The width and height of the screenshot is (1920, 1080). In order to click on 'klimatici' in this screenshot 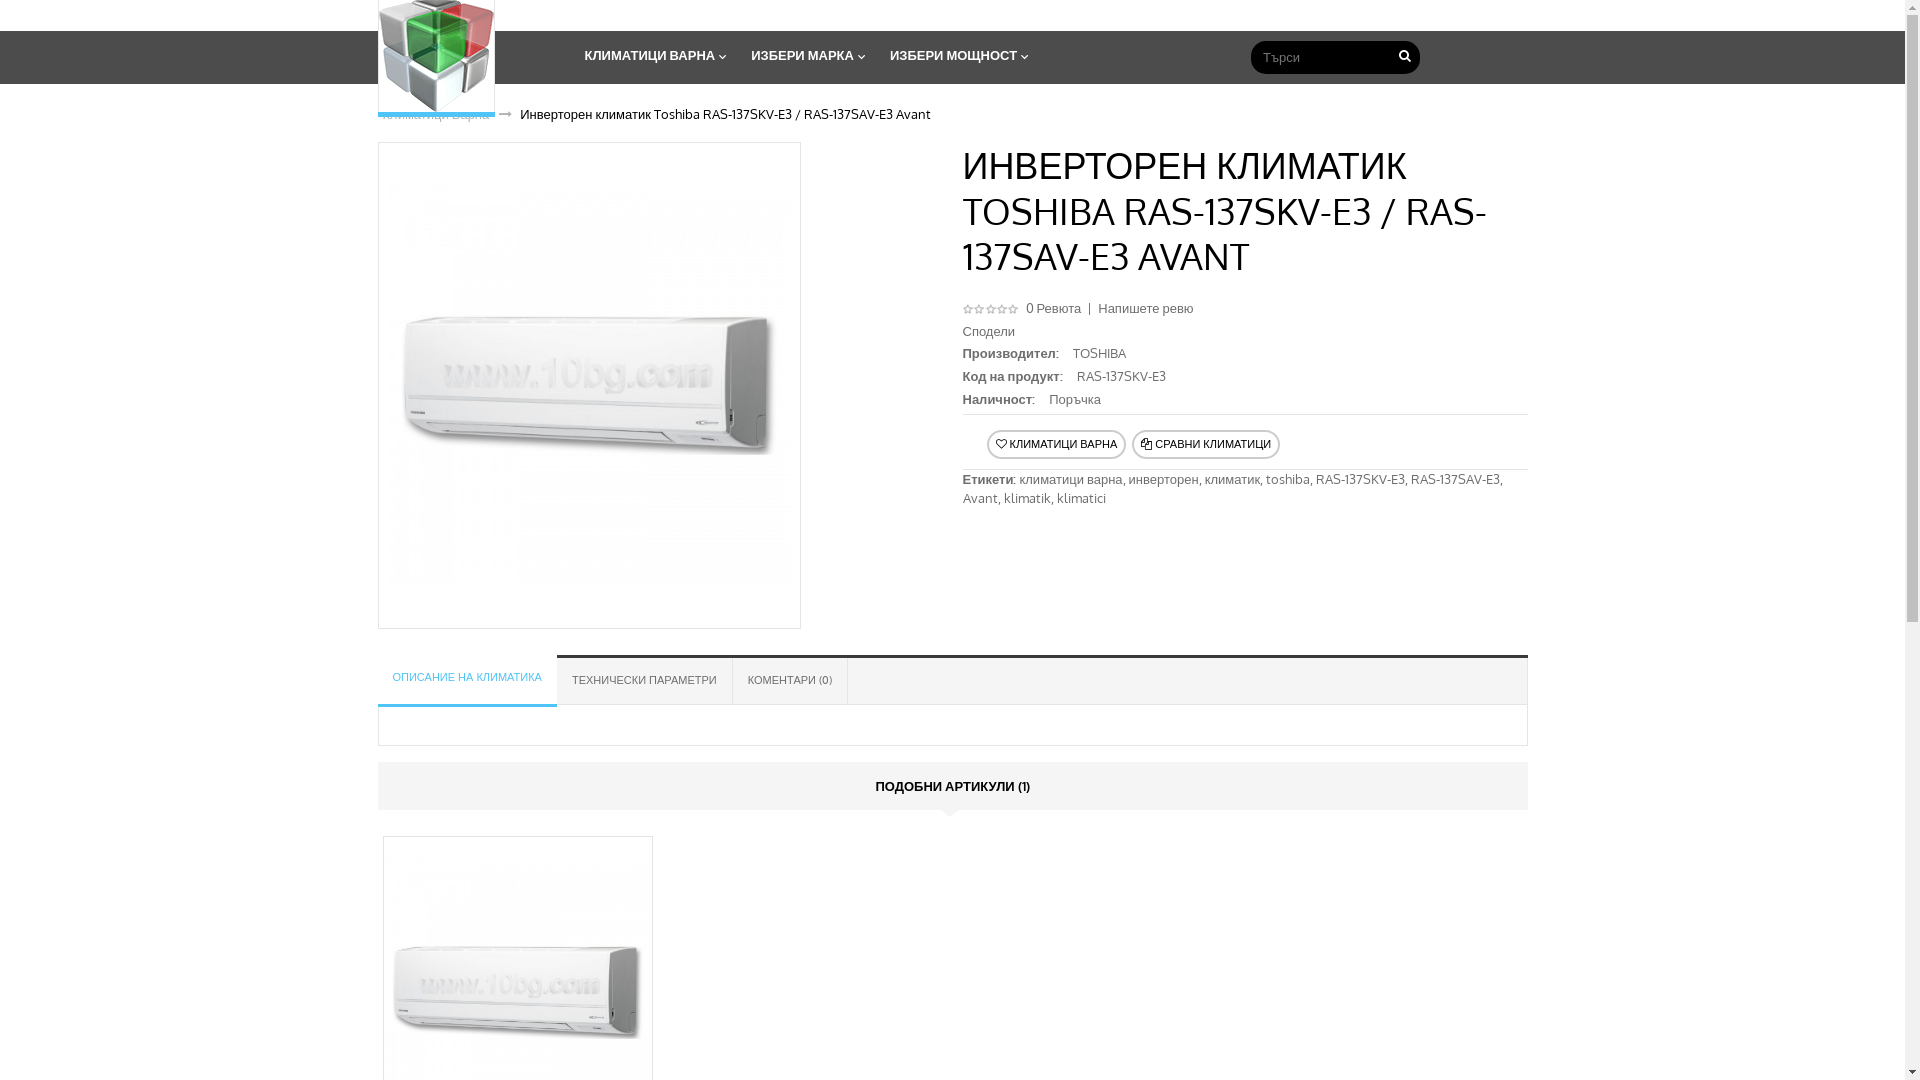, I will do `click(1079, 496)`.